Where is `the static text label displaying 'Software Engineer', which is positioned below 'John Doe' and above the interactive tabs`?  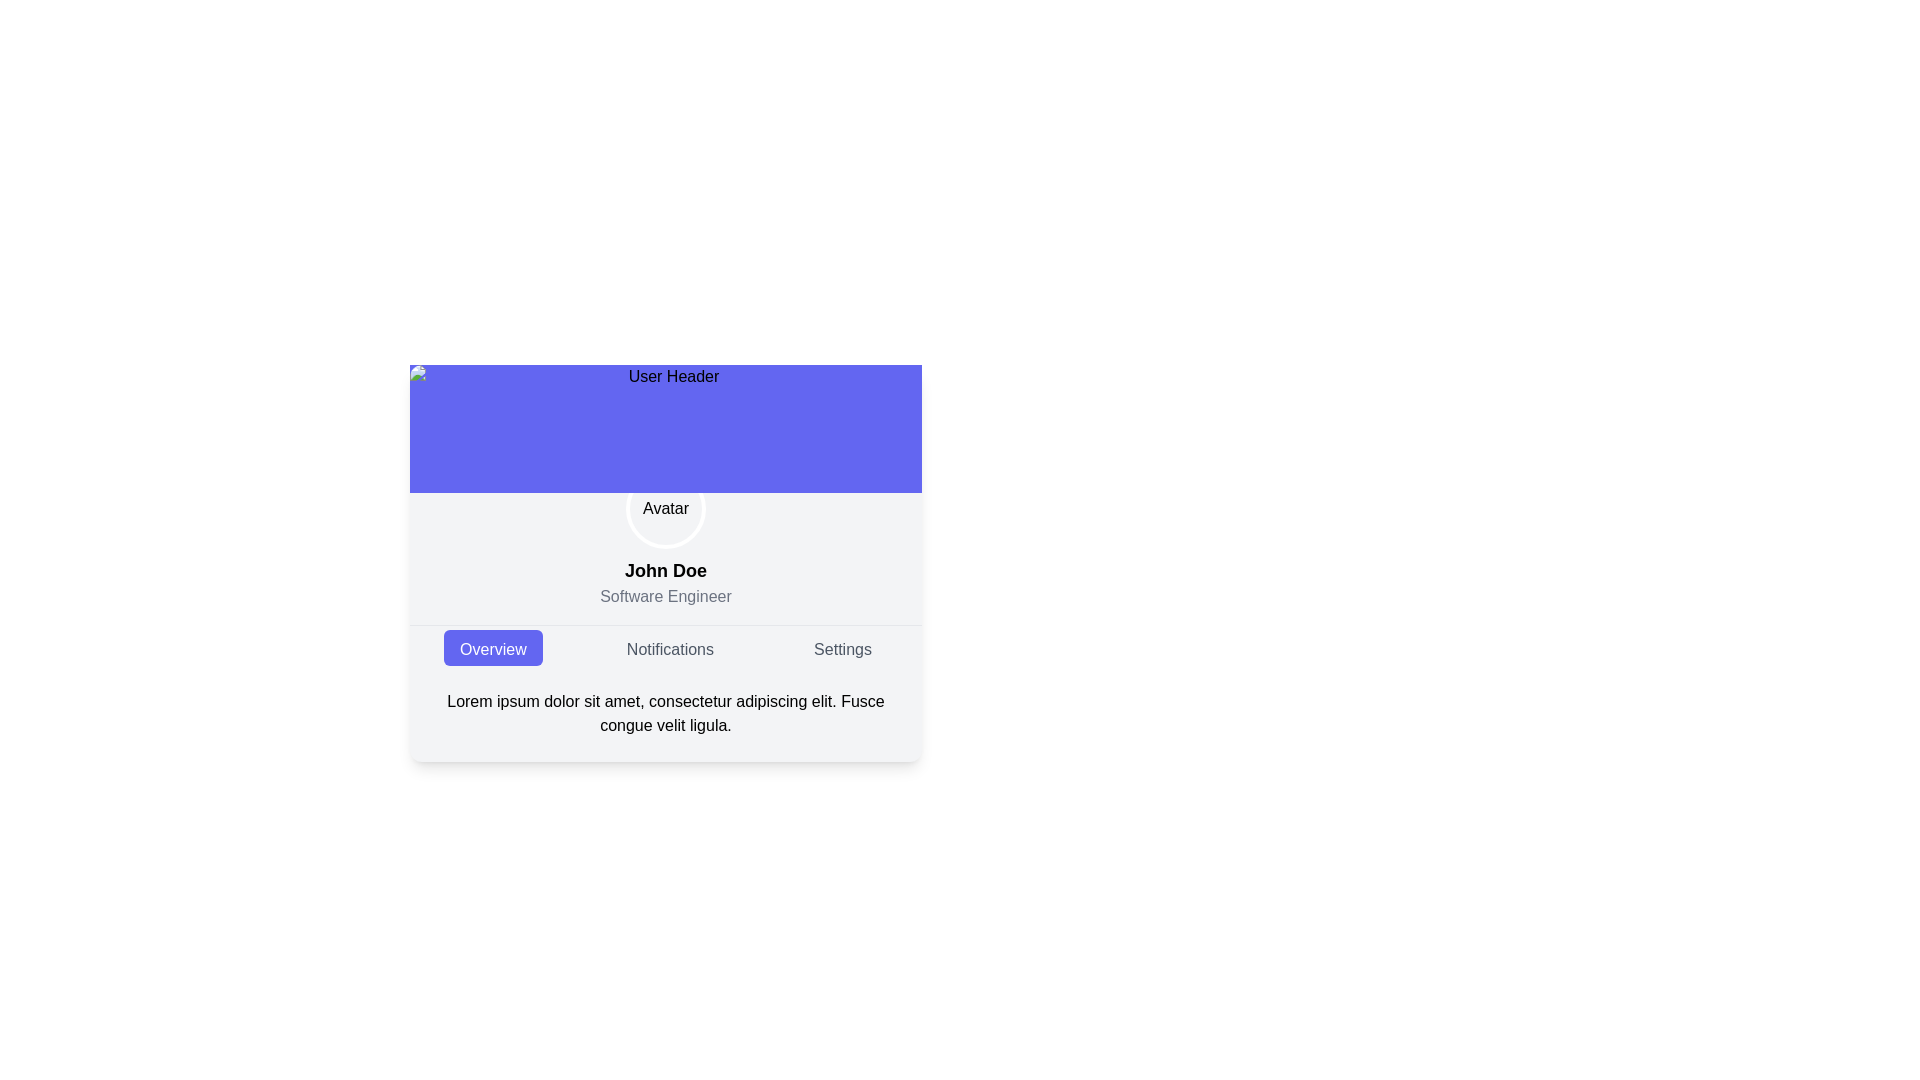
the static text label displaying 'Software Engineer', which is positioned below 'John Doe' and above the interactive tabs is located at coordinates (666, 596).